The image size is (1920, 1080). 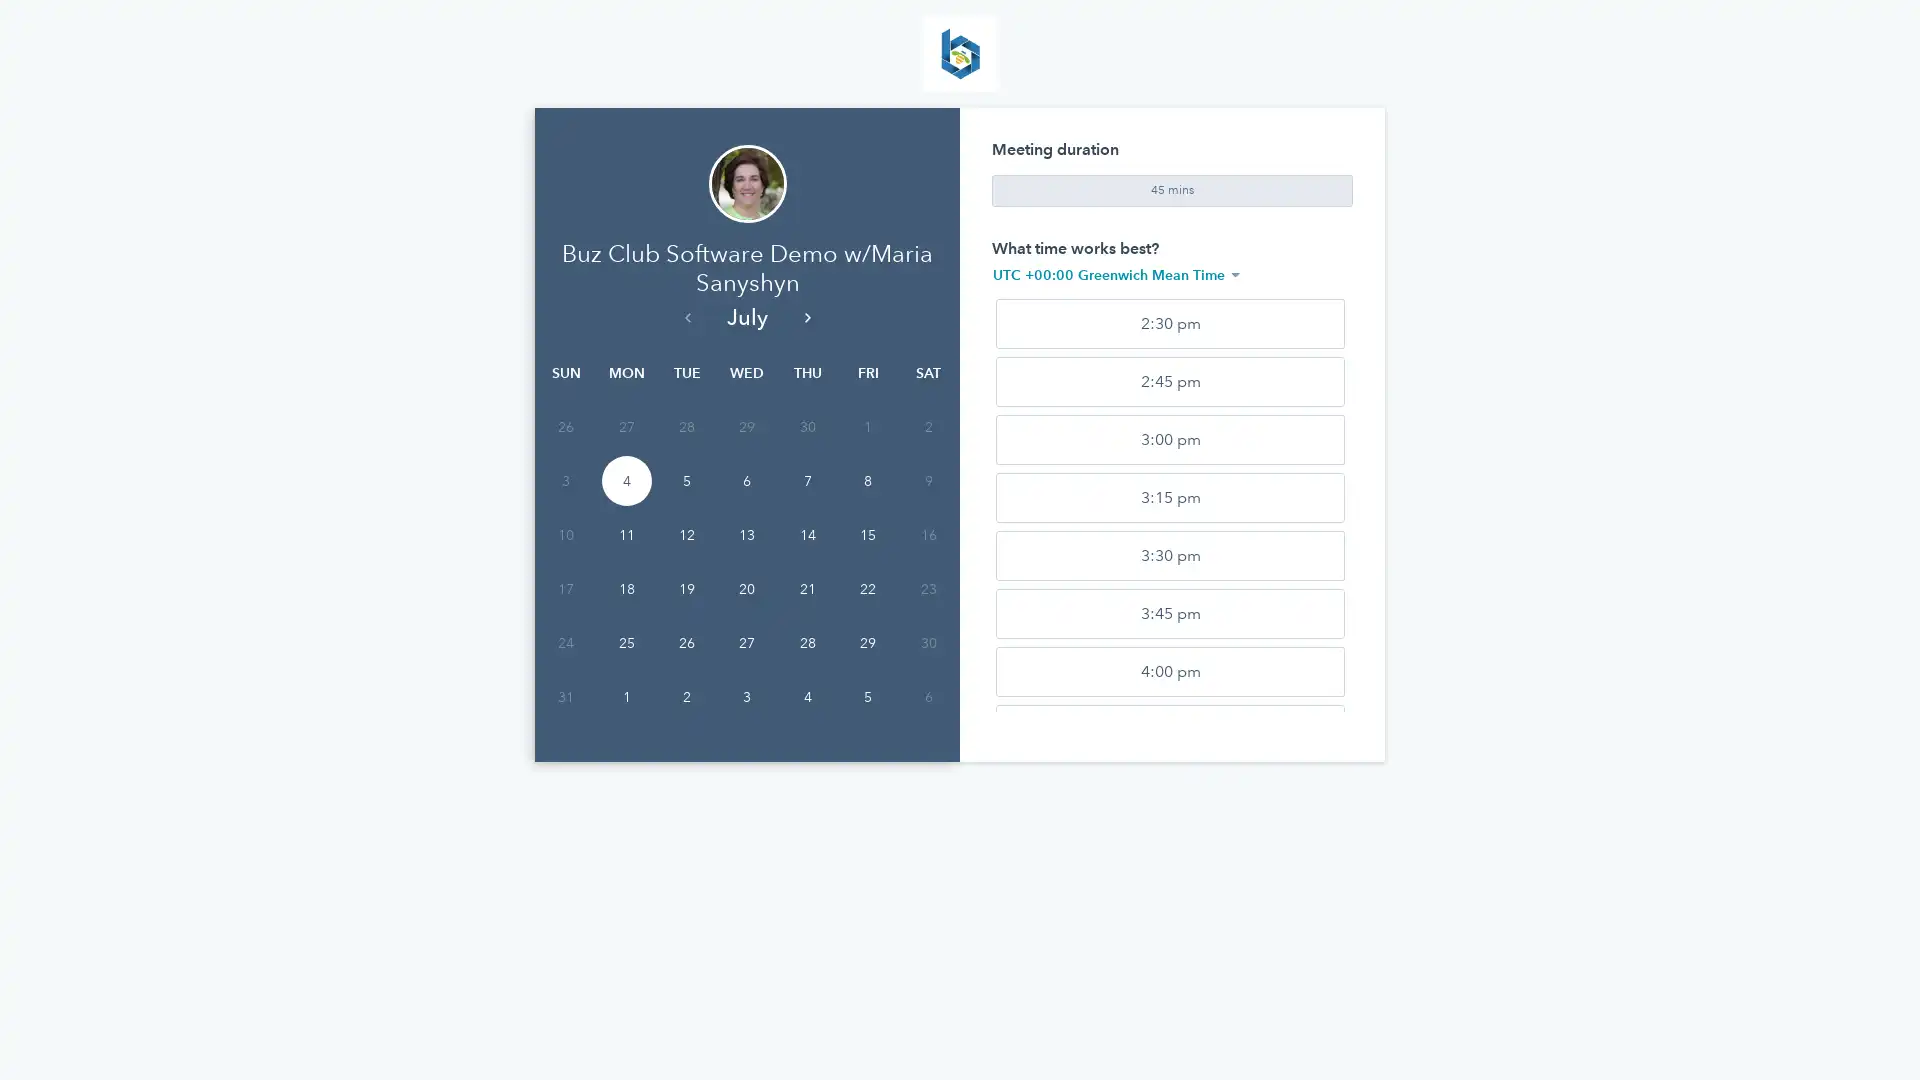 I want to click on July 15th, so click(x=868, y=534).